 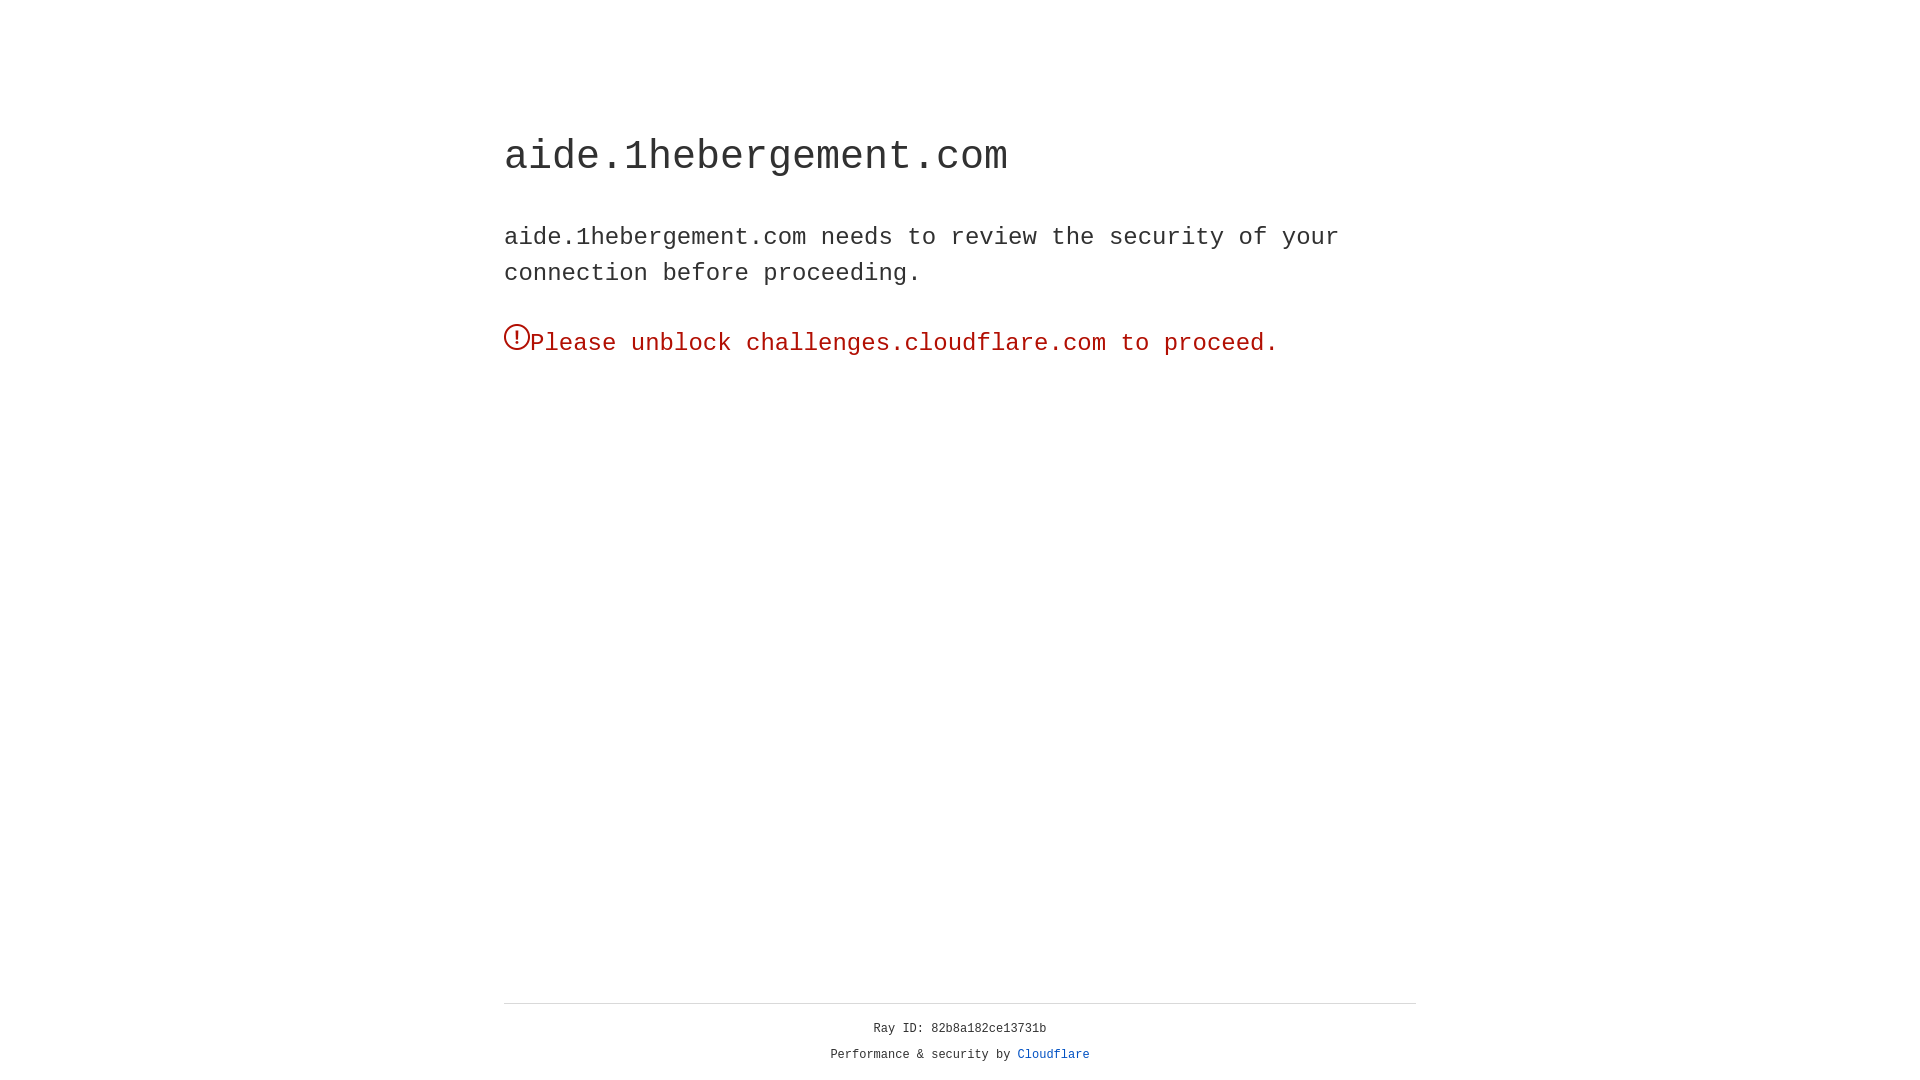 I want to click on 'Cloudflare', so click(x=1017, y=1054).